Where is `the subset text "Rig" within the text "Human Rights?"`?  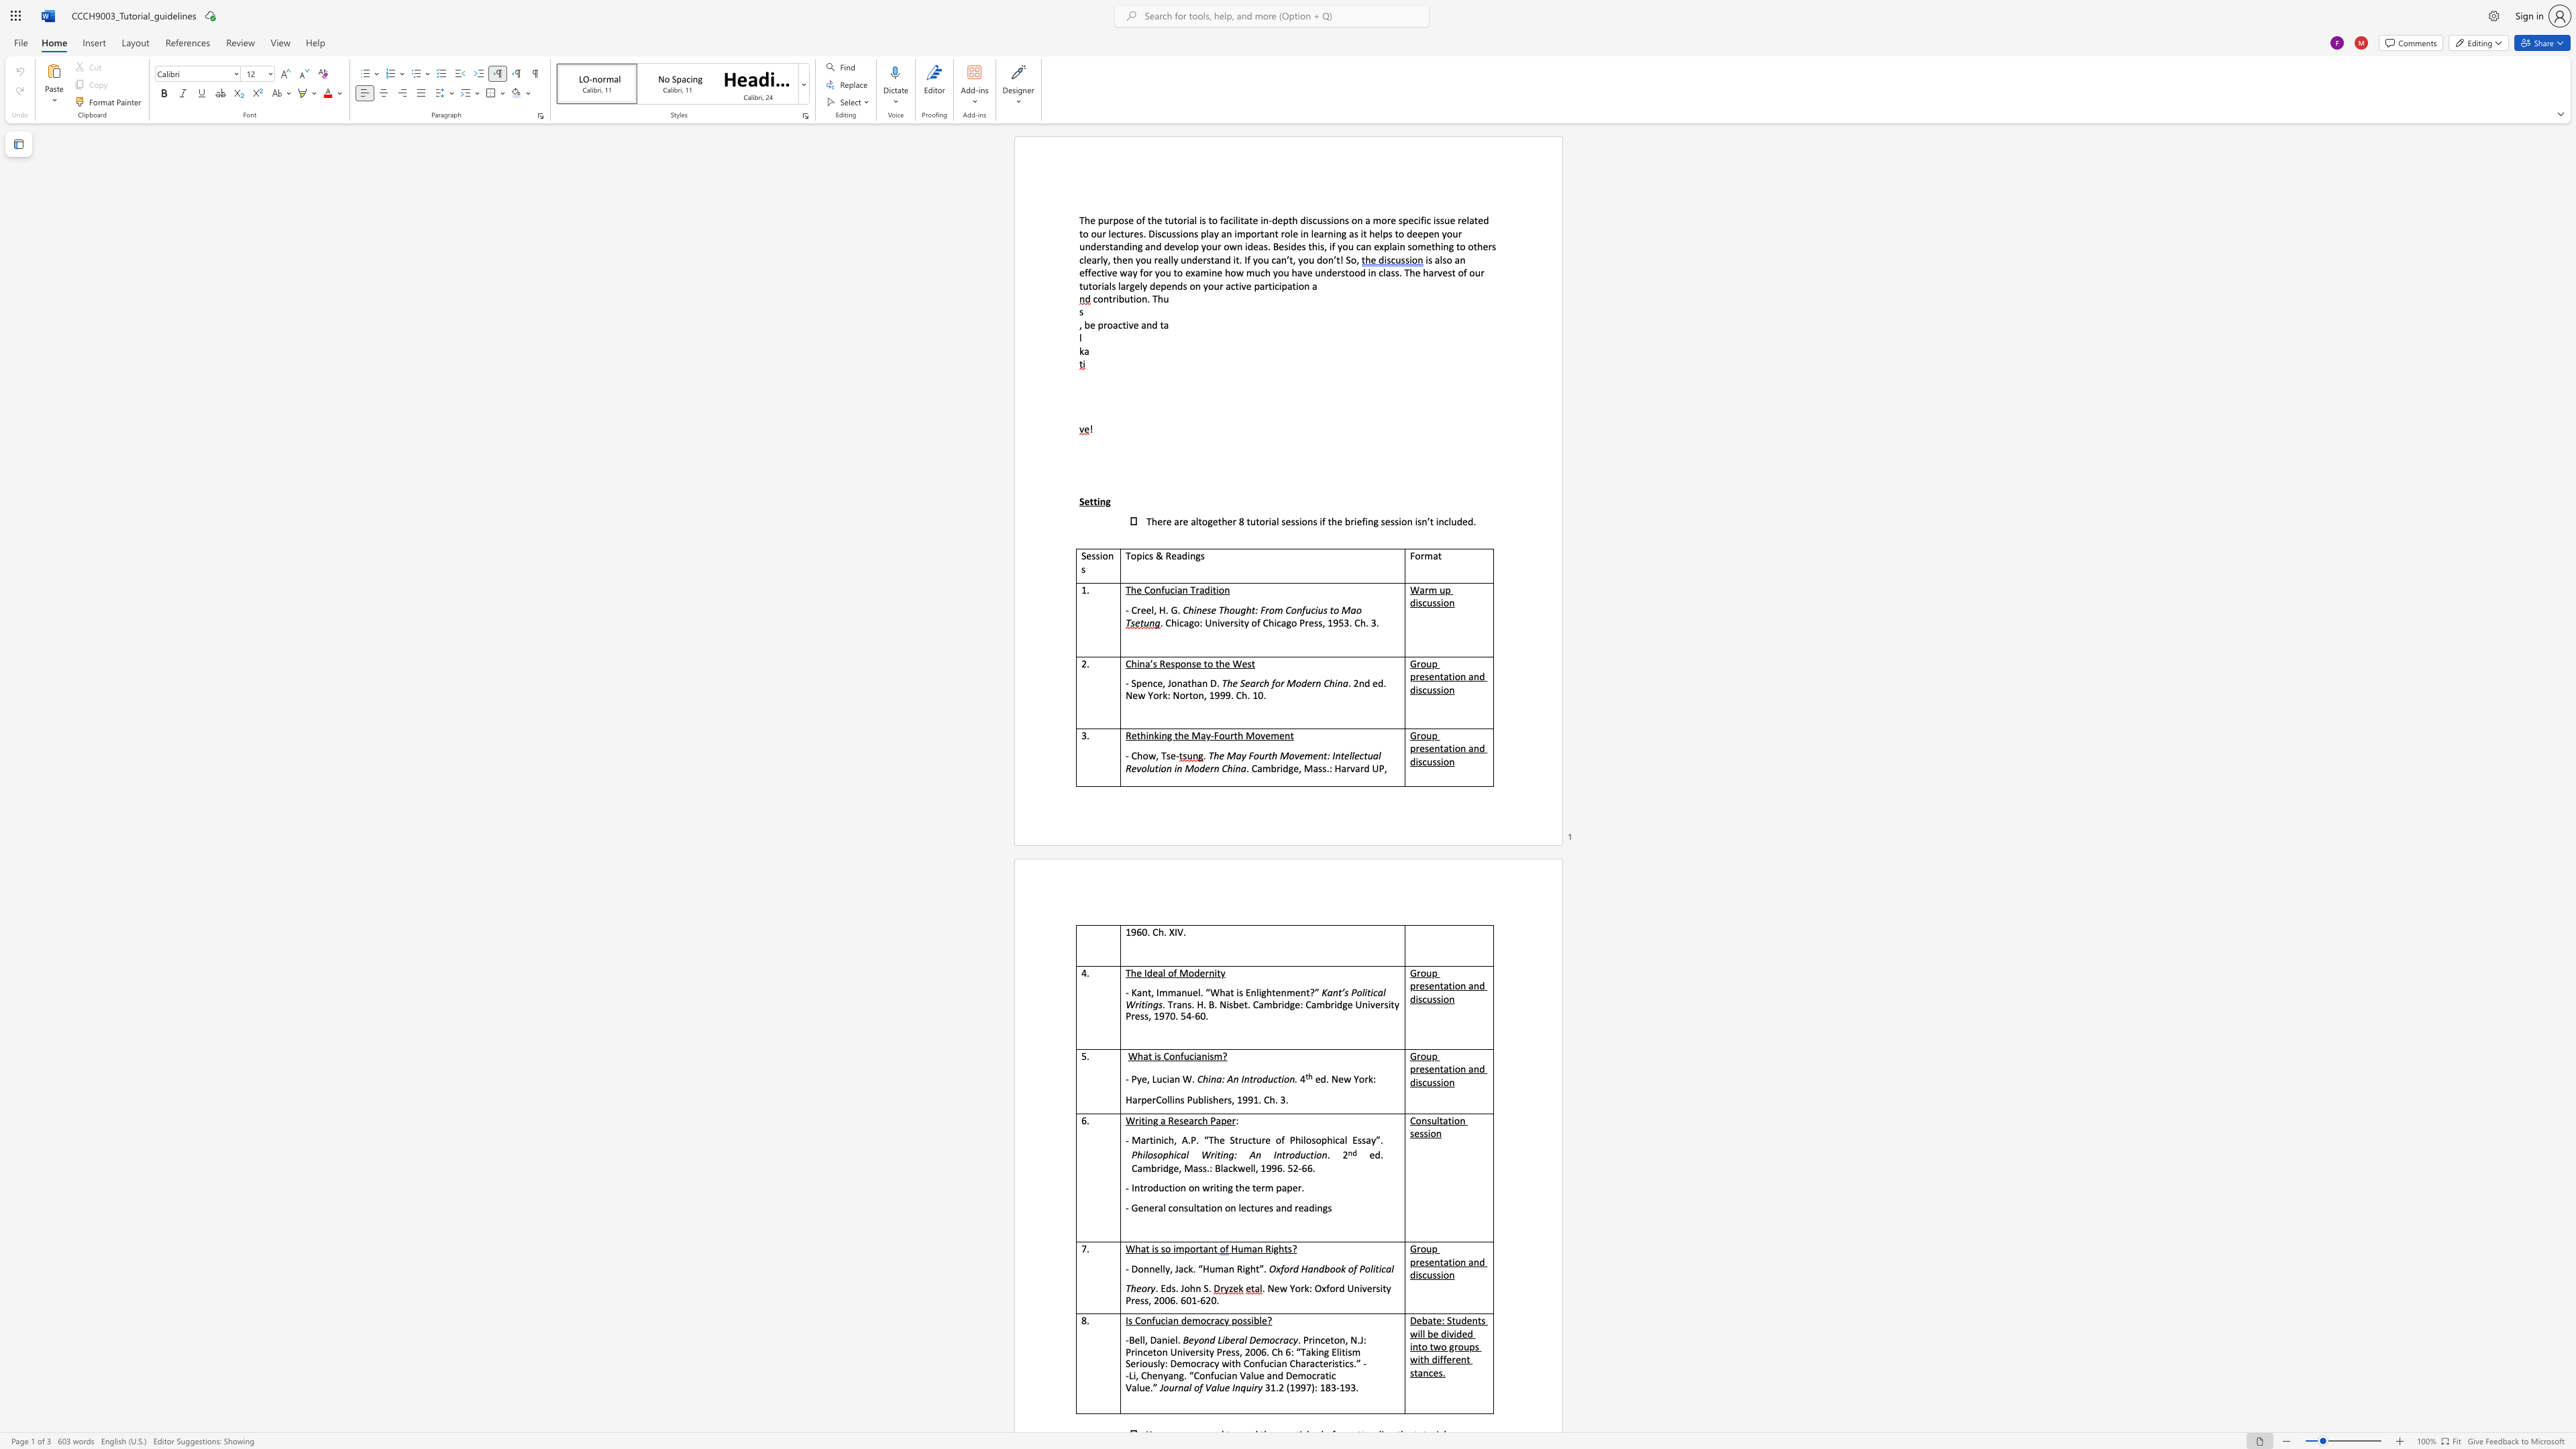 the subset text "Rig" within the text "Human Rights?" is located at coordinates (1264, 1248).